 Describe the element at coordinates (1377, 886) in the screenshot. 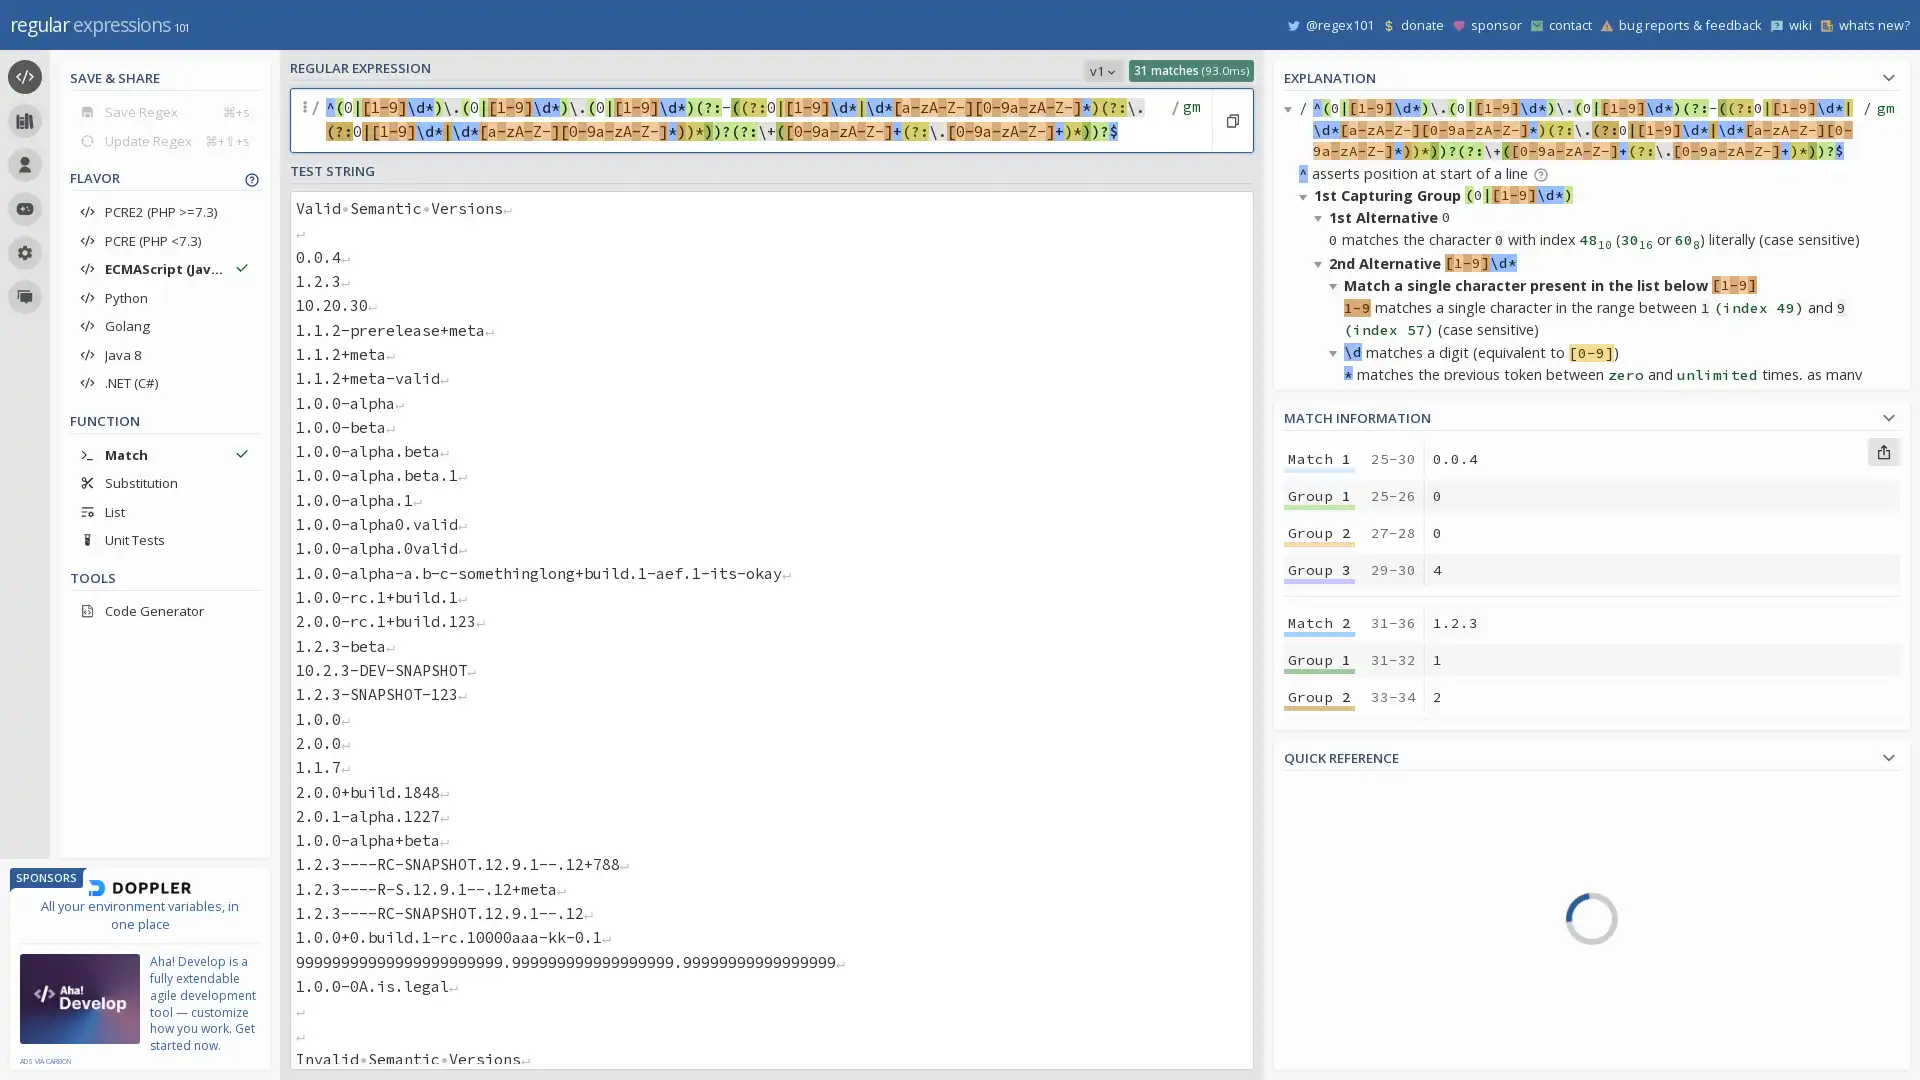

I see `General Tokens` at that location.